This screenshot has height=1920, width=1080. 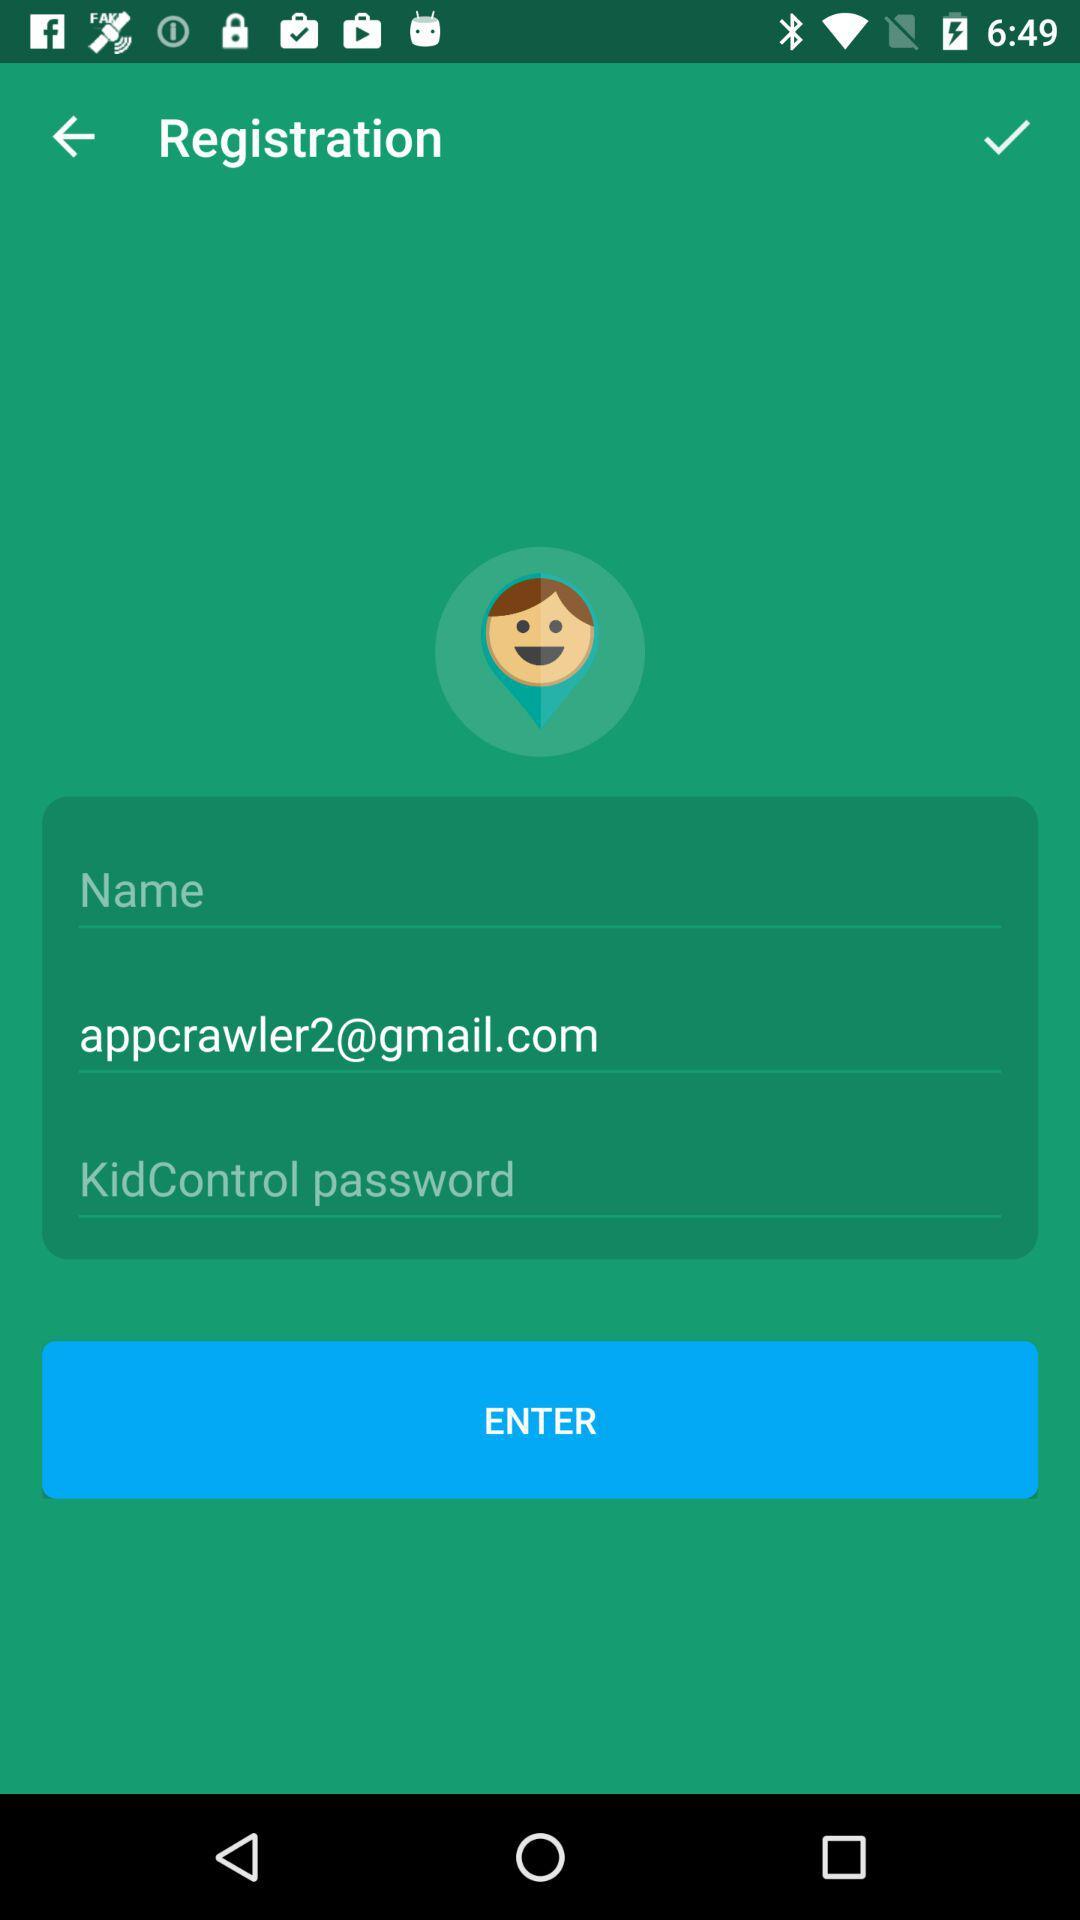 I want to click on kidcontrol password entry spot, so click(x=540, y=1179).